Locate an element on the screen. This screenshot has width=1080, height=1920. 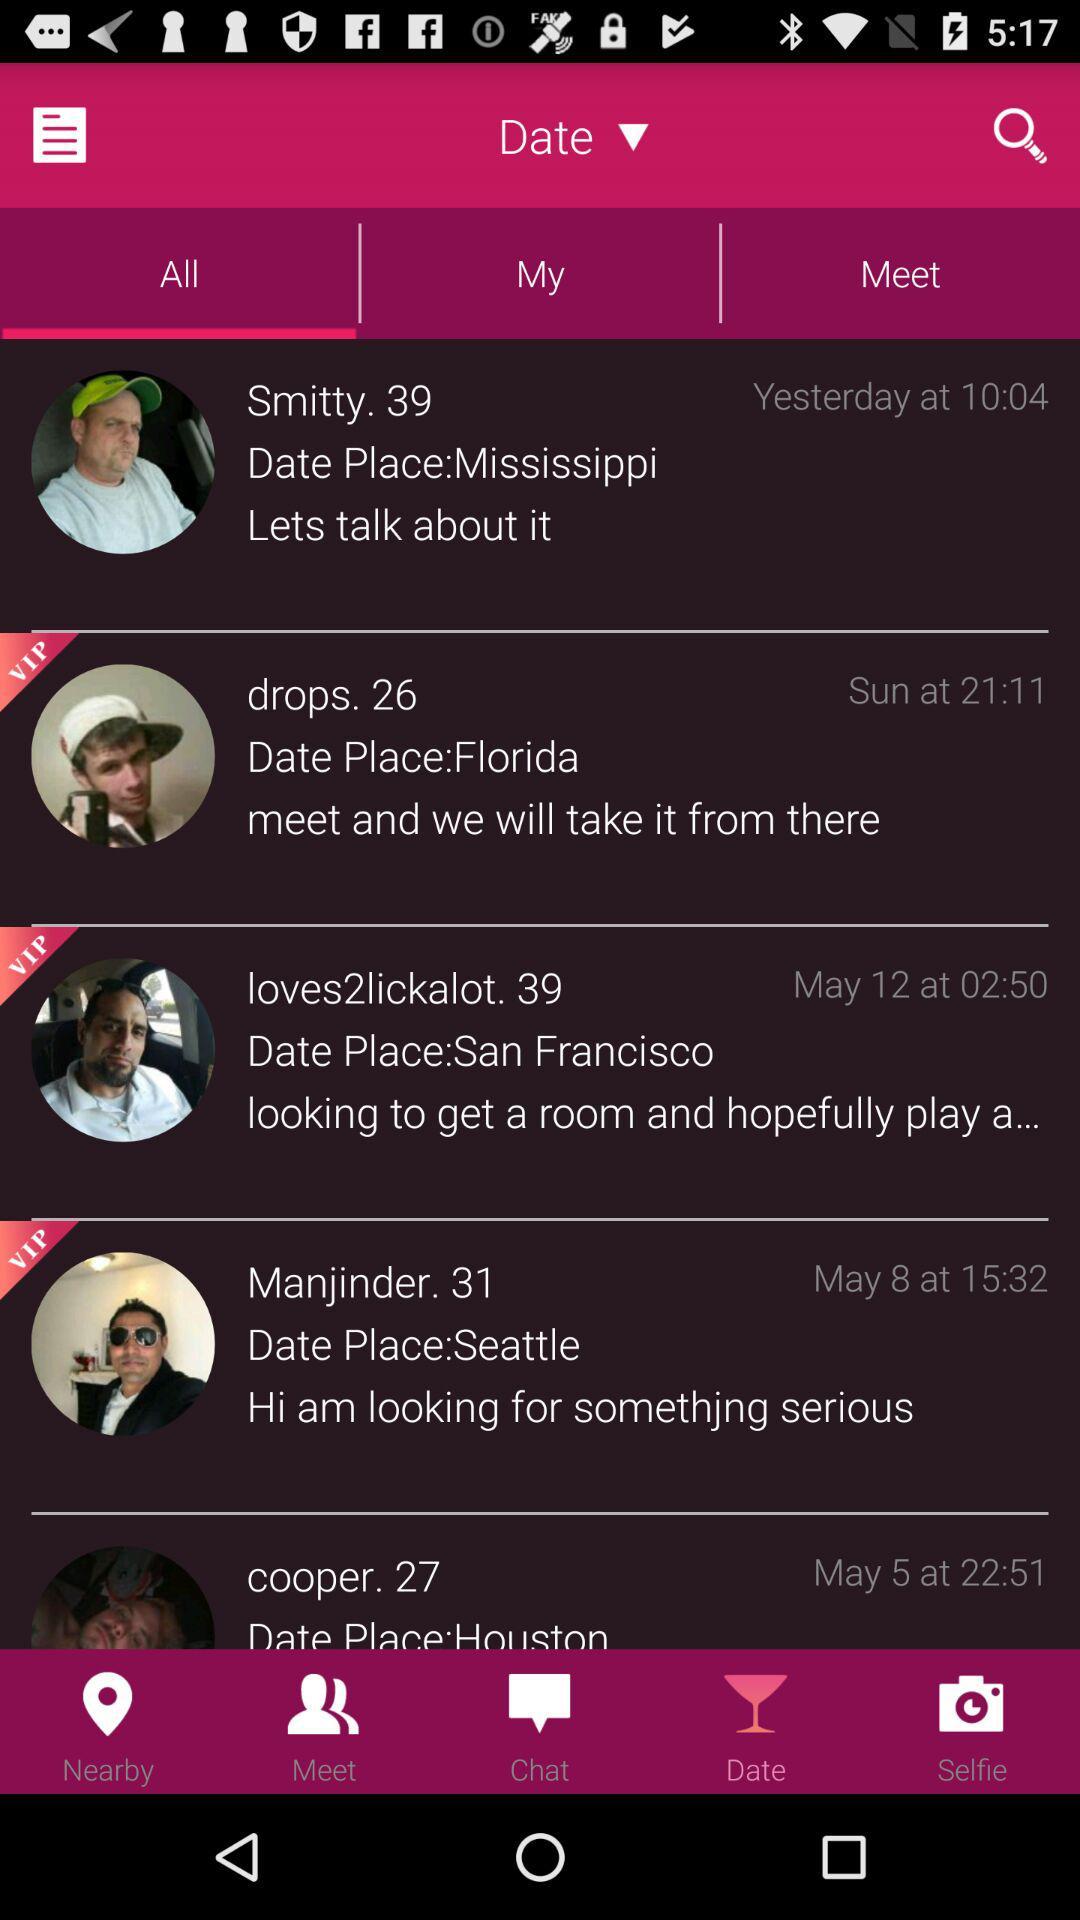
the icon next to the date place:mississippi item is located at coordinates (900, 489).